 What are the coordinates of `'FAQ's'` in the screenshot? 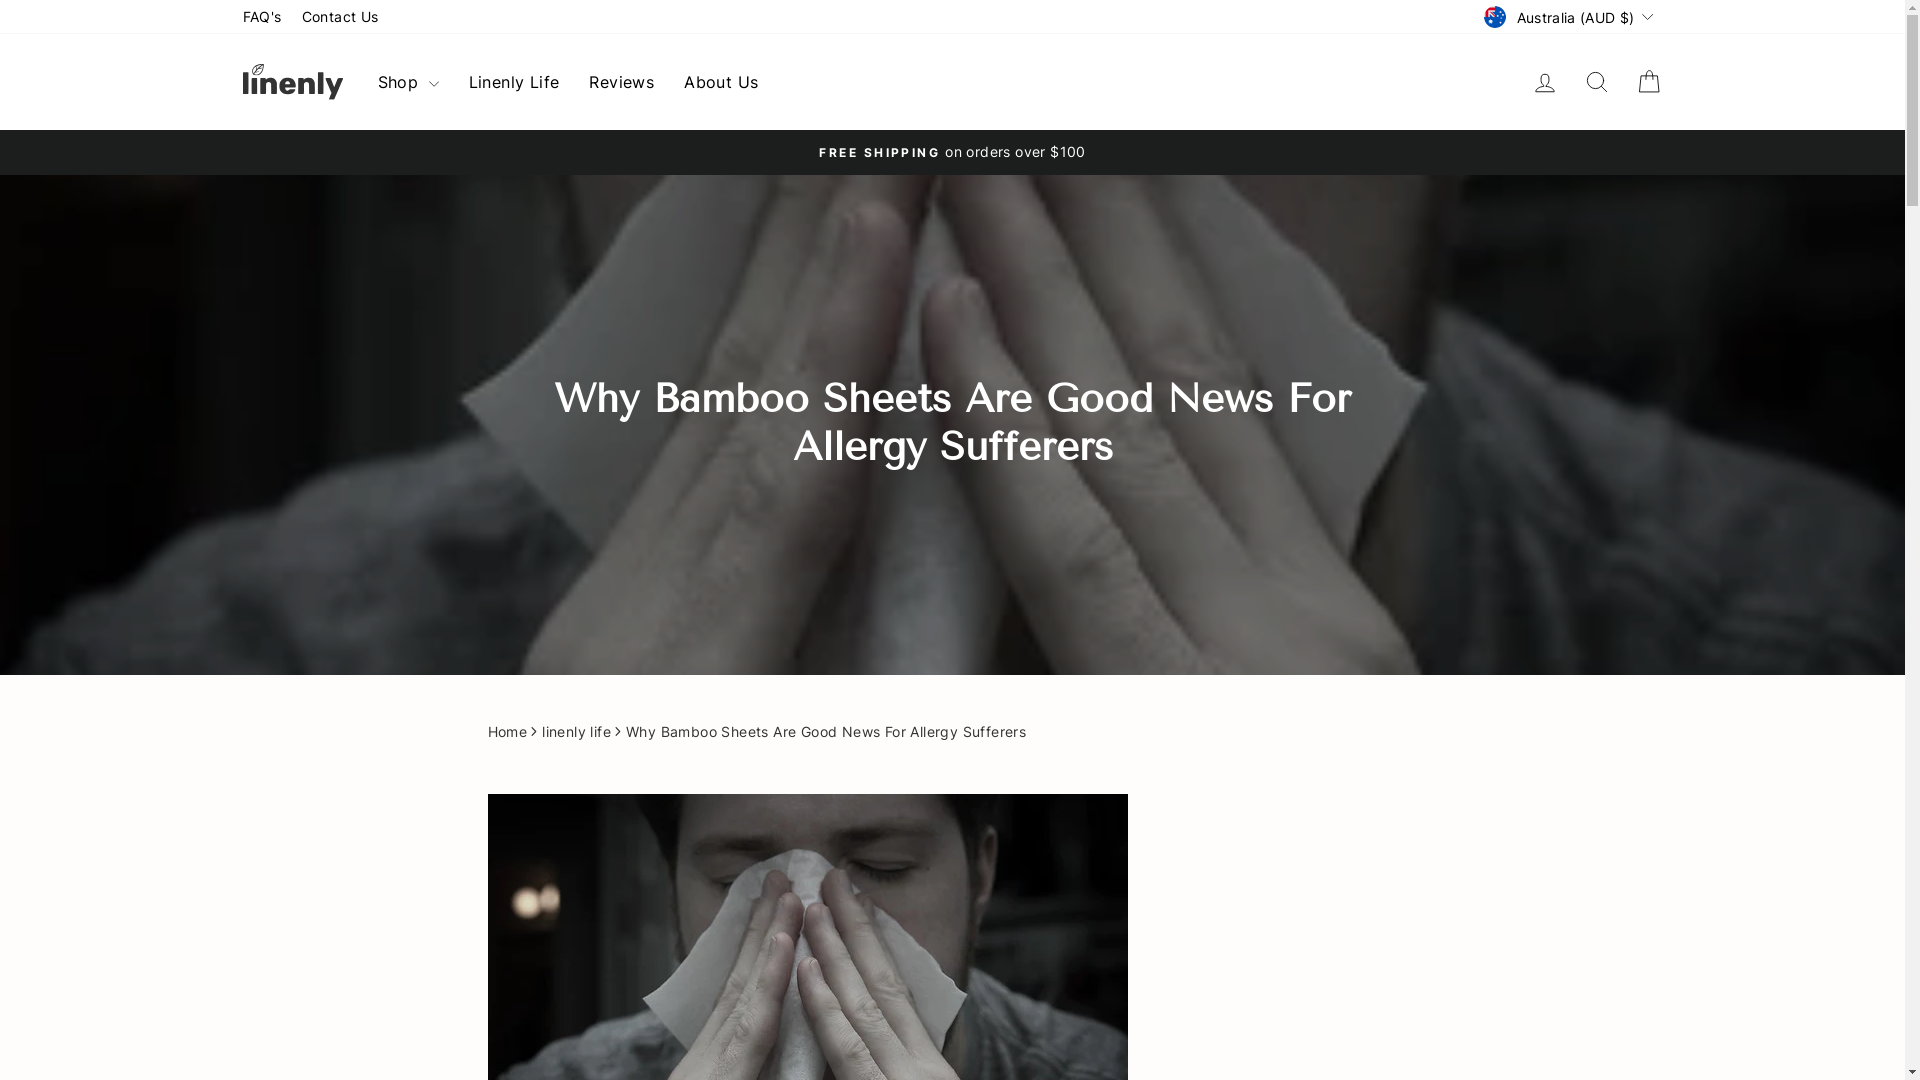 It's located at (260, 16).